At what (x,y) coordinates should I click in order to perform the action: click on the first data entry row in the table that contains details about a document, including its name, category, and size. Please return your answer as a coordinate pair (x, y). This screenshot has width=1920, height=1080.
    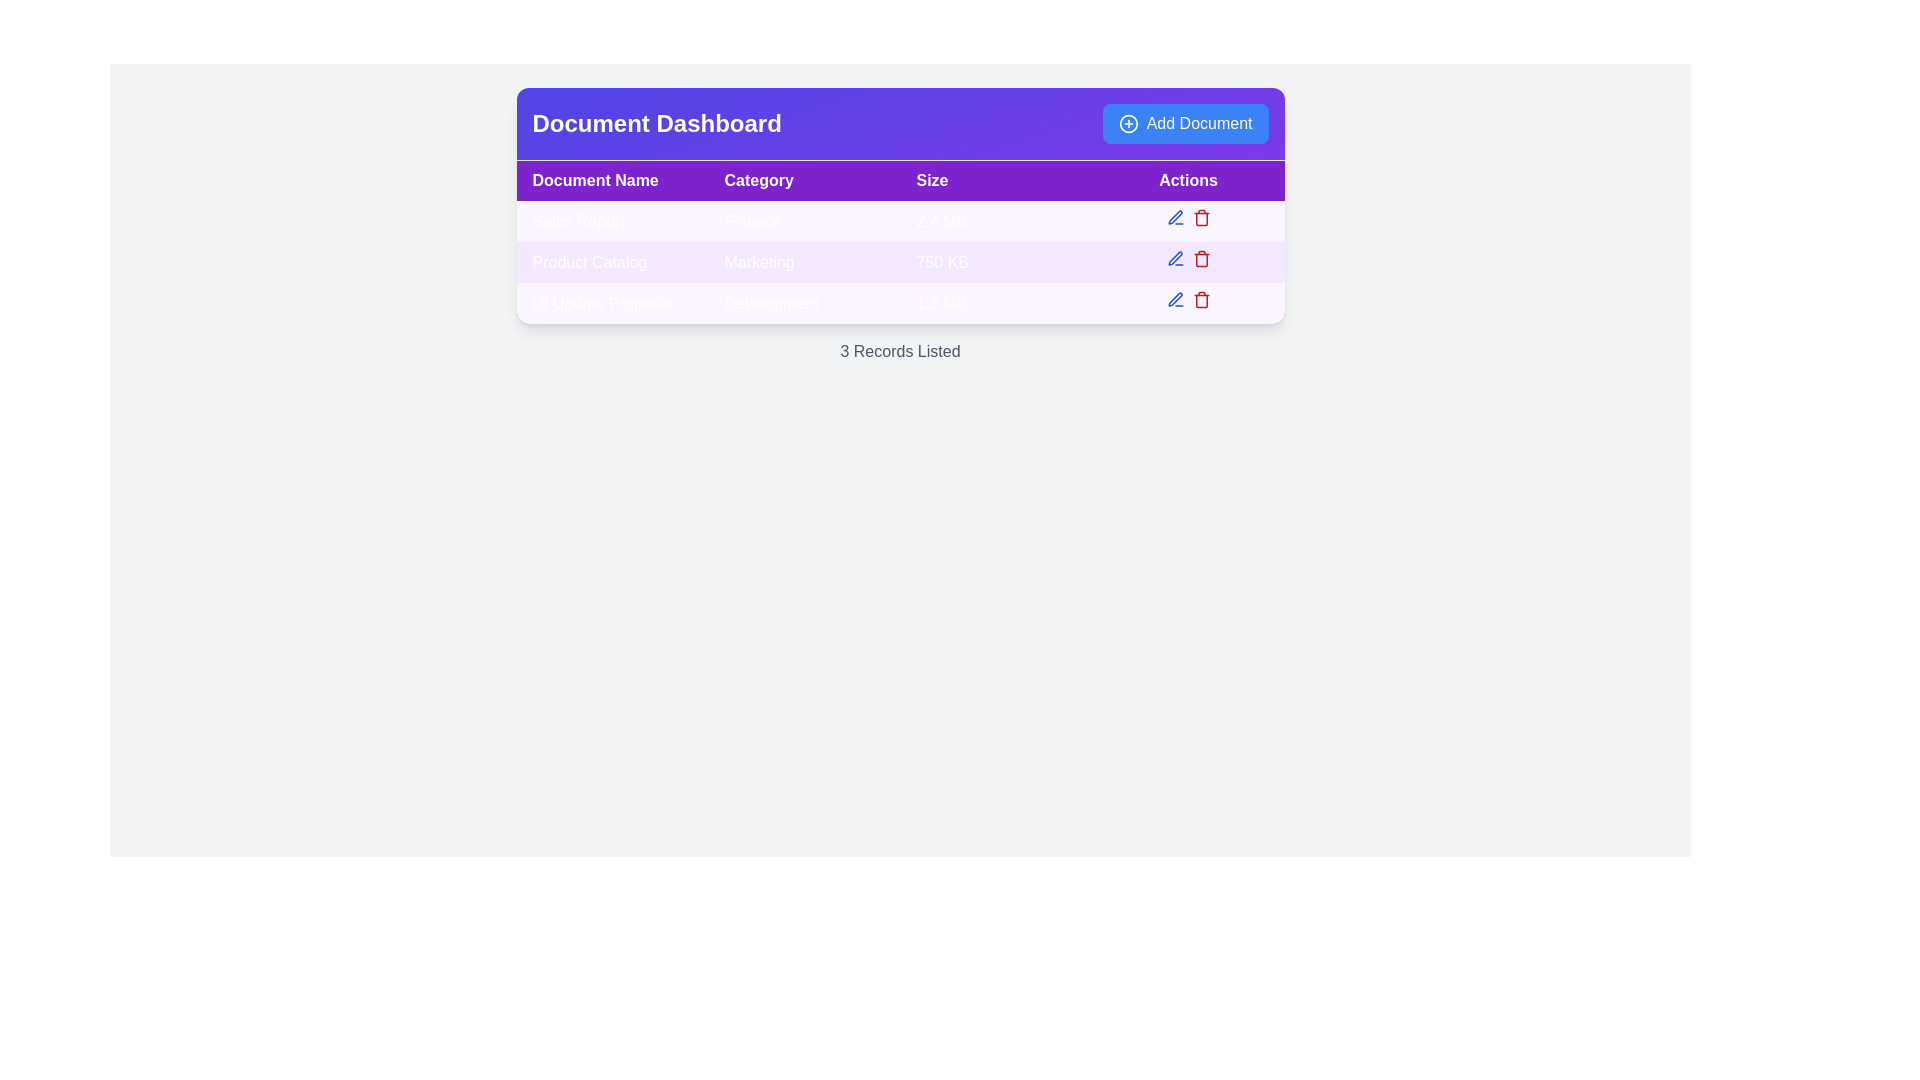
    Looking at the image, I should click on (899, 221).